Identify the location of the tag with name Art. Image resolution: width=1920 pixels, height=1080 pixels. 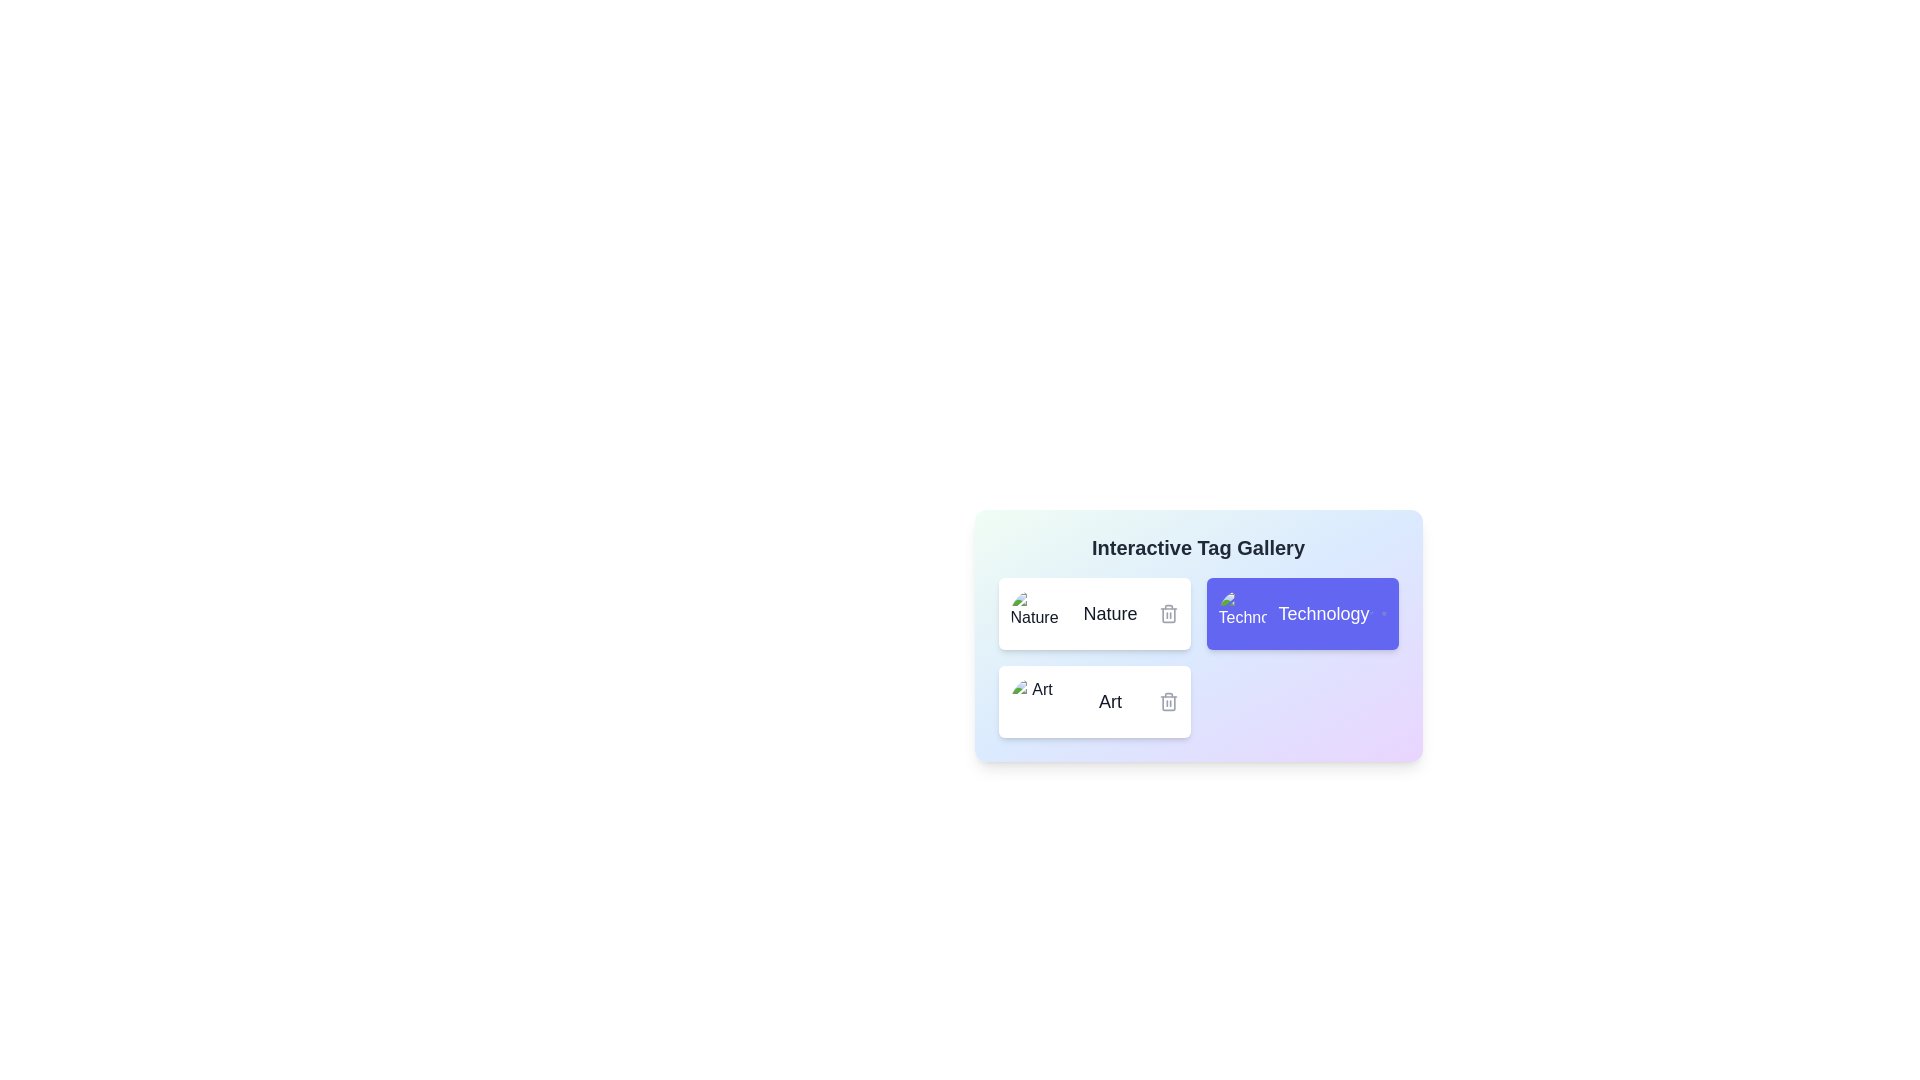
(1093, 701).